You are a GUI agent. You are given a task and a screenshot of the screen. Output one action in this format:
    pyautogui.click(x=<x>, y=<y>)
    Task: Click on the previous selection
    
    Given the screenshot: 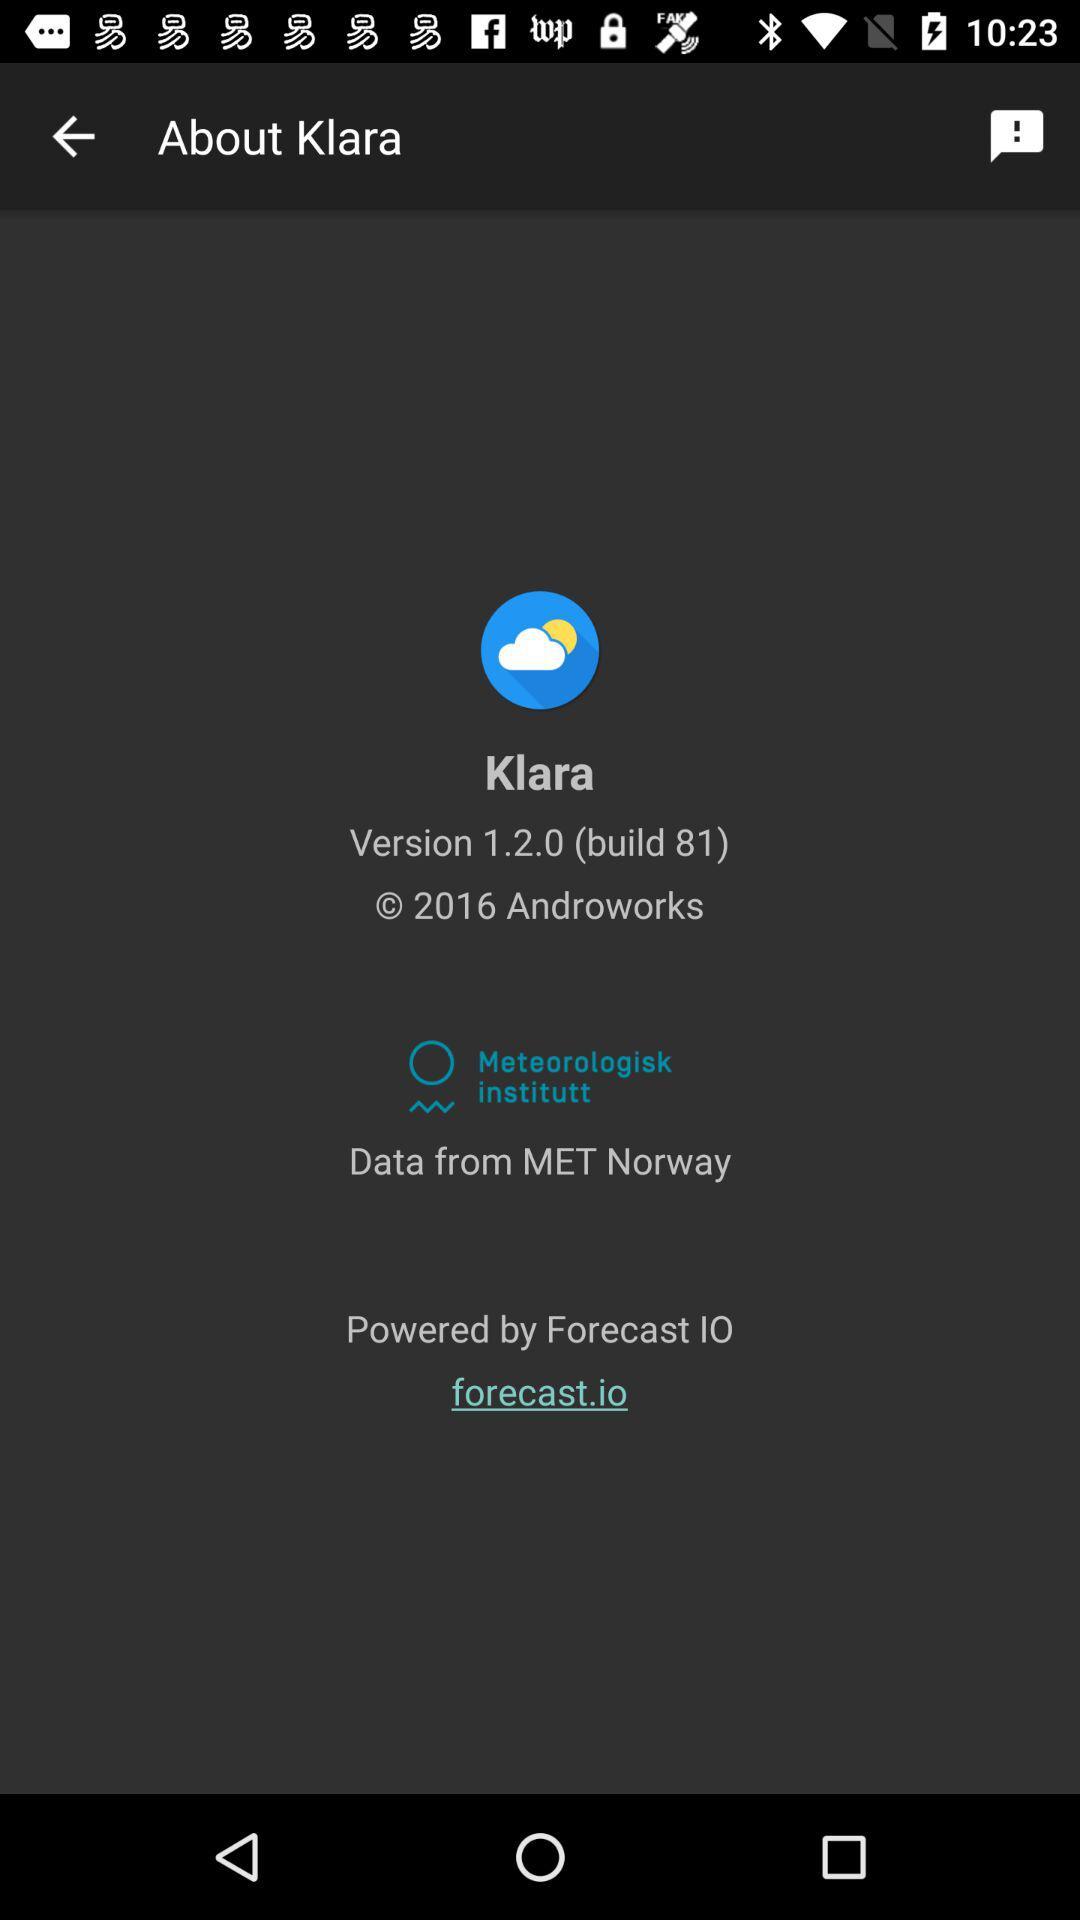 What is the action you would take?
    pyautogui.click(x=72, y=135)
    